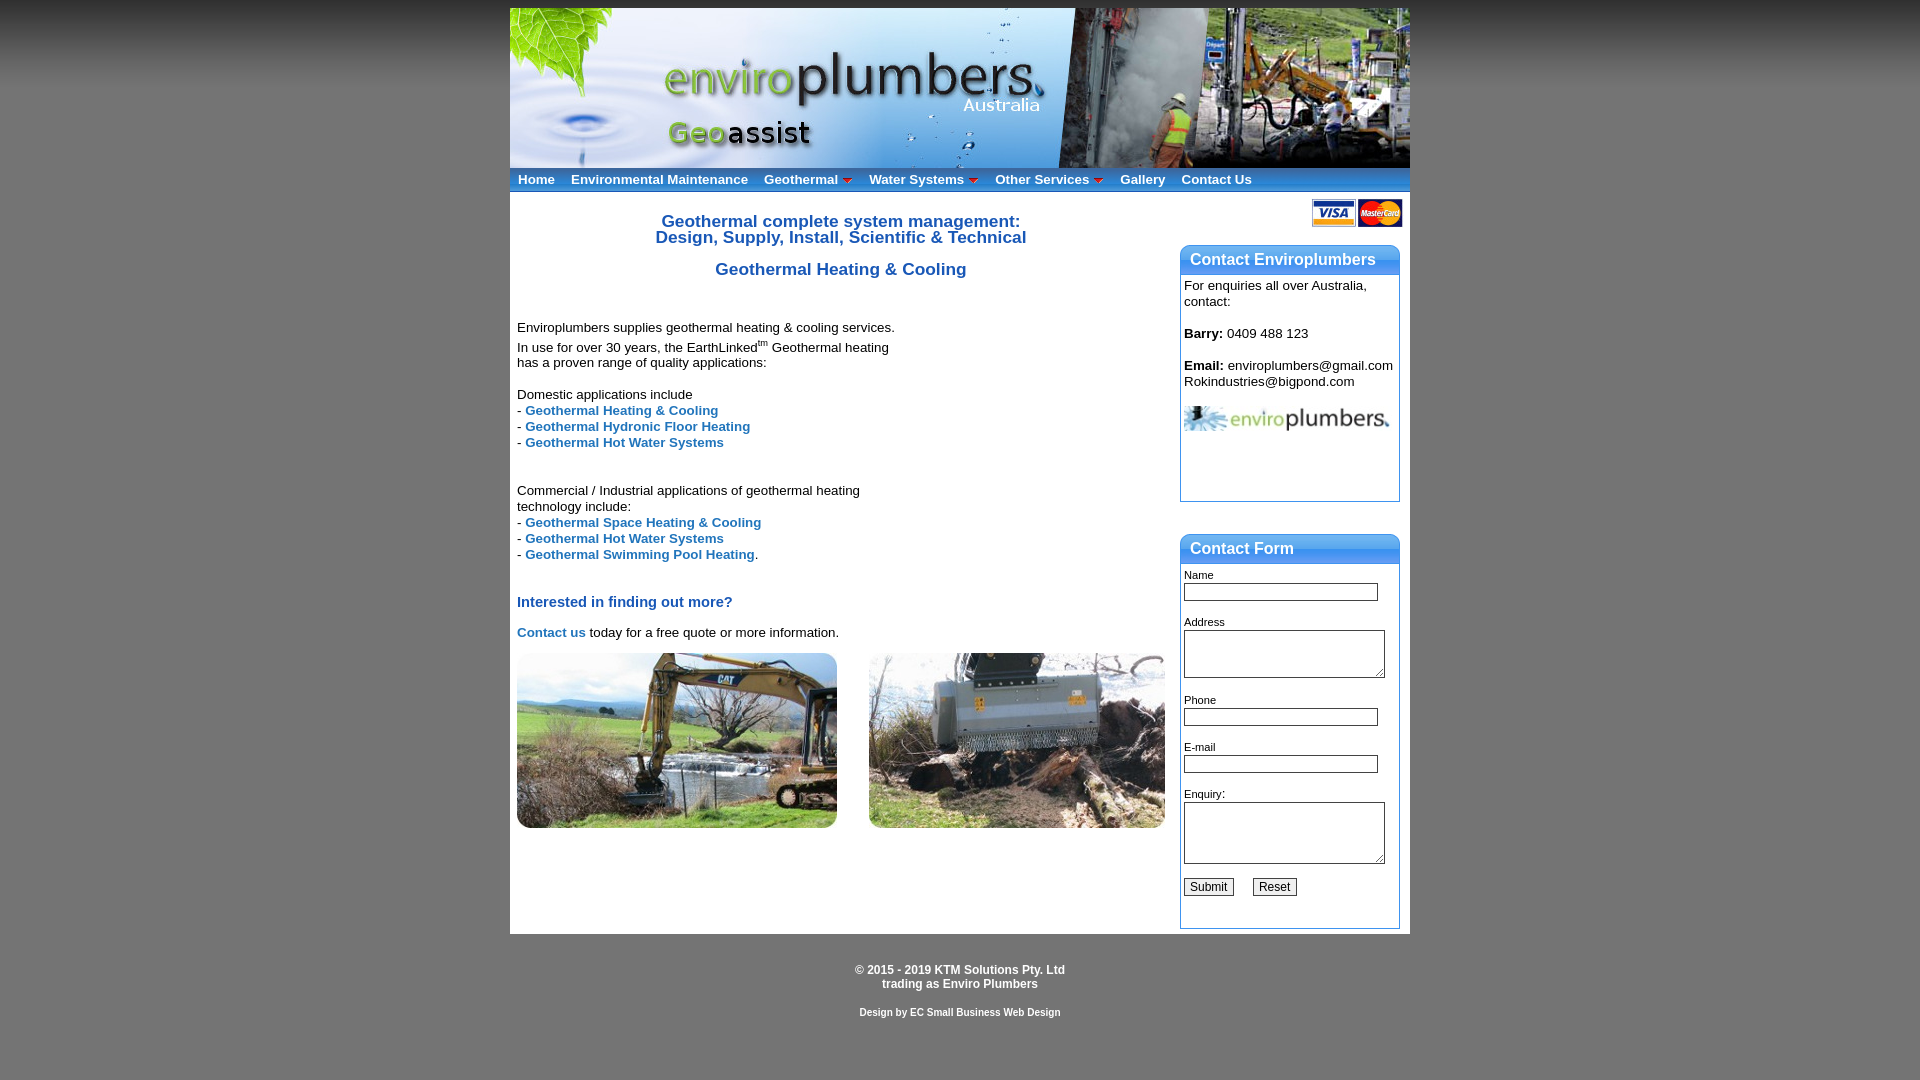 The image size is (1920, 1080). I want to click on 'Contact Us', so click(1174, 178).